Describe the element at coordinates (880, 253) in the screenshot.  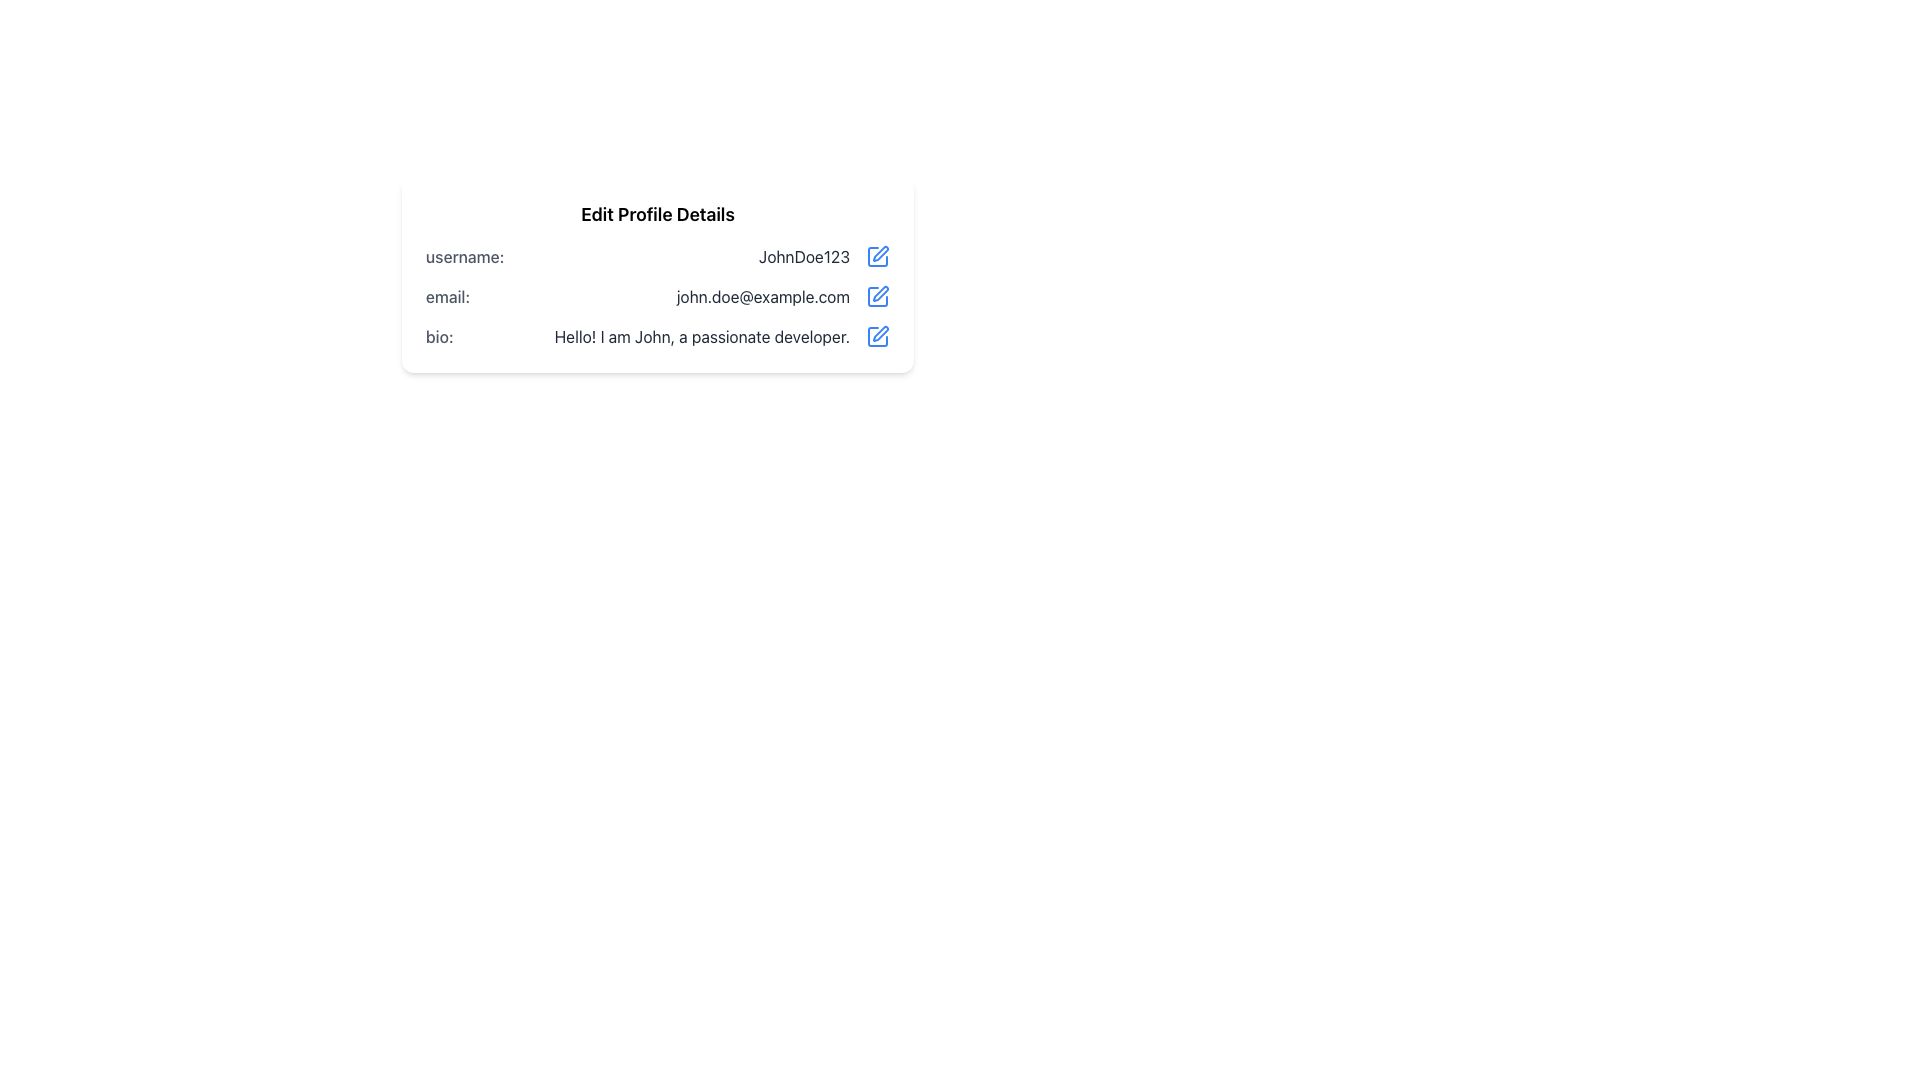
I see `the blue pen icon representing the edit functionality located to the right of the 'username:' field in the 'Edit Profile Details' section` at that location.